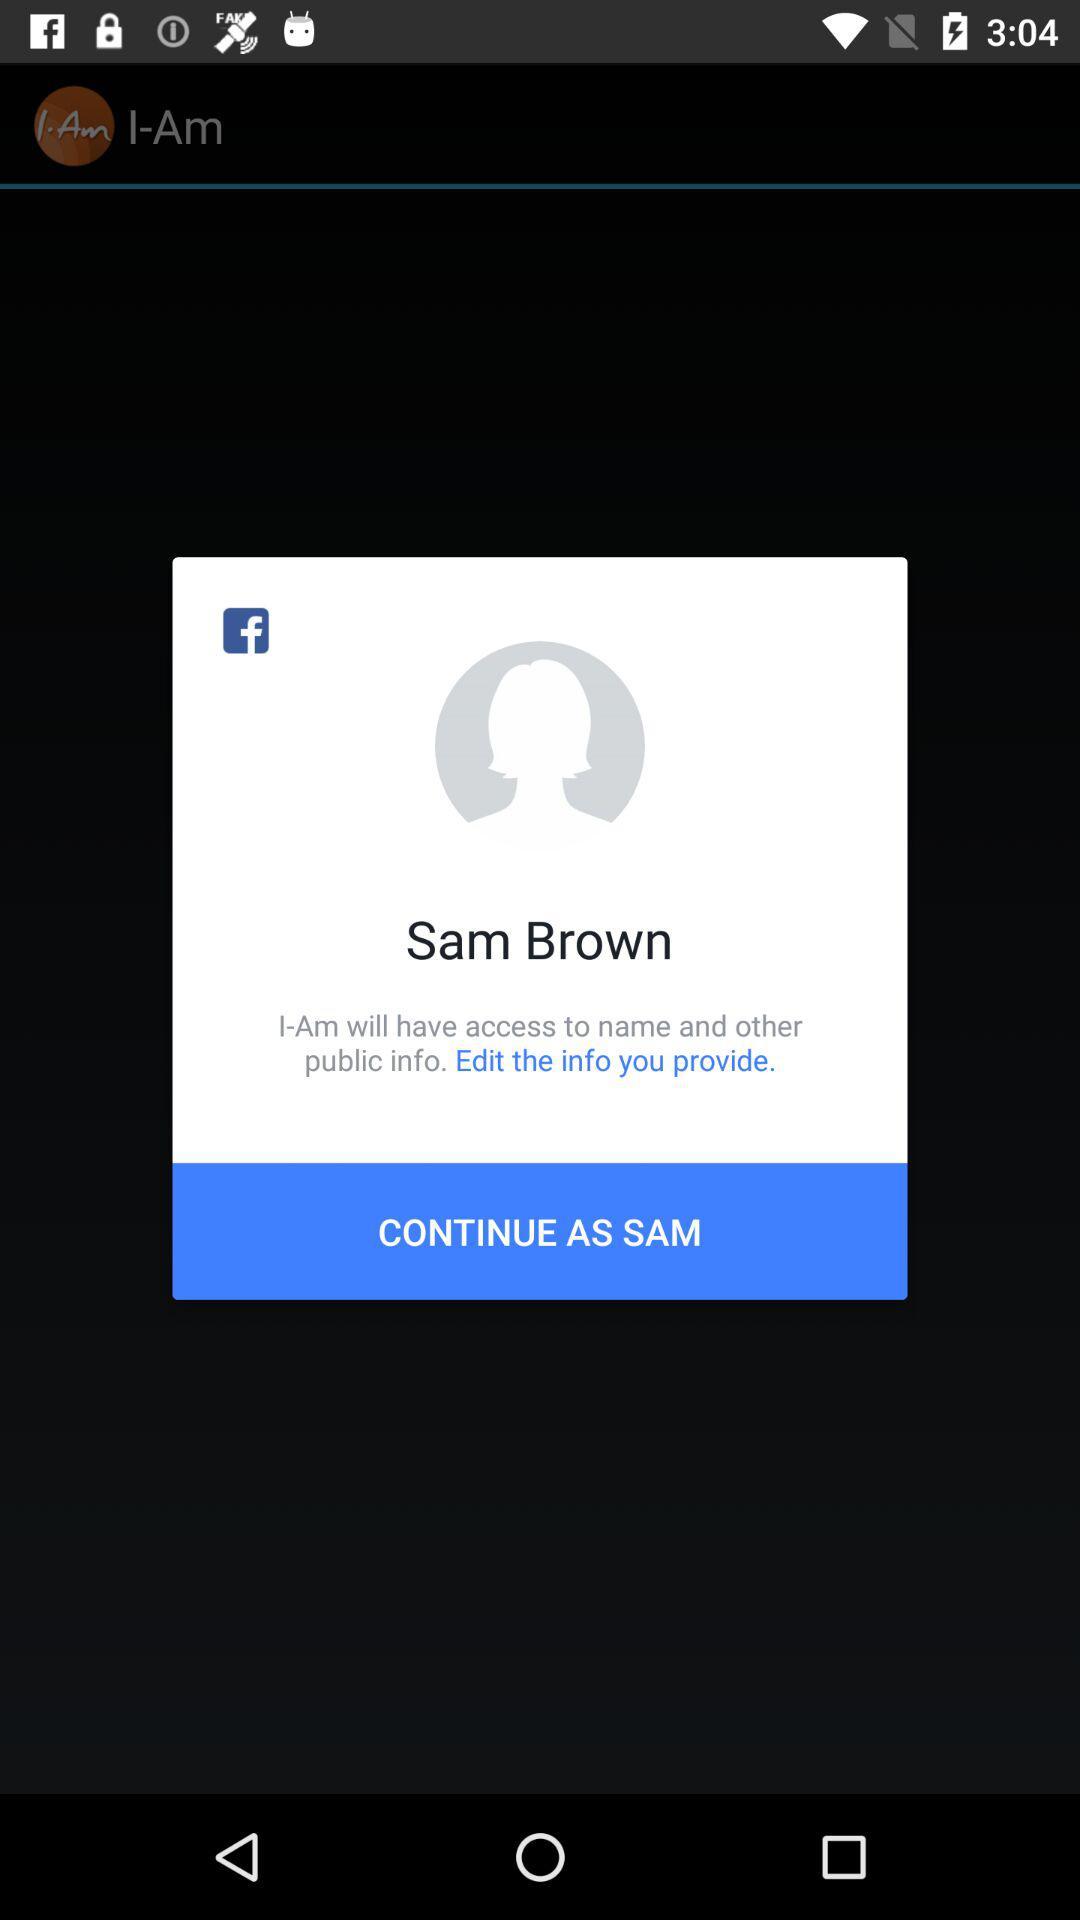  What do you see at coordinates (540, 1041) in the screenshot?
I see `the item above continue as sam item` at bounding box center [540, 1041].